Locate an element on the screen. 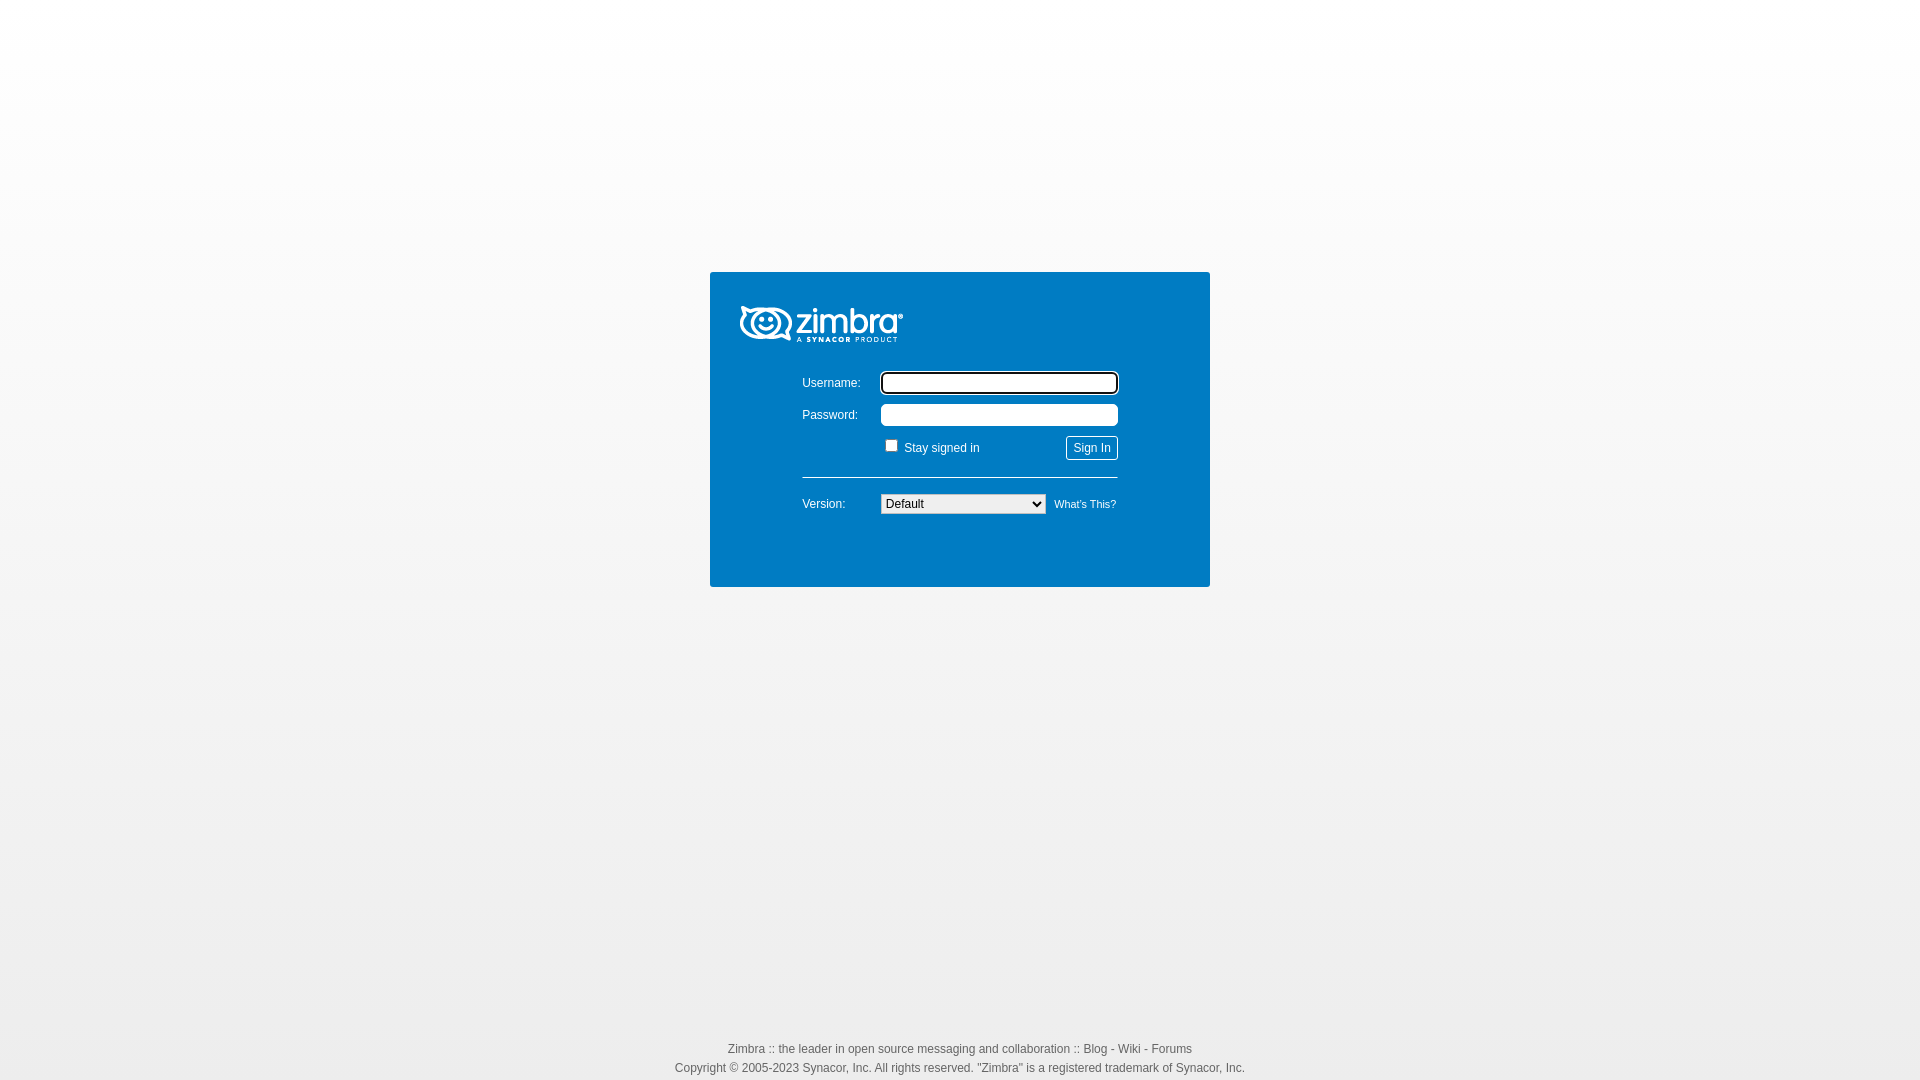 This screenshot has width=1920, height=1080. 'Zimbra' is located at coordinates (960, 312).